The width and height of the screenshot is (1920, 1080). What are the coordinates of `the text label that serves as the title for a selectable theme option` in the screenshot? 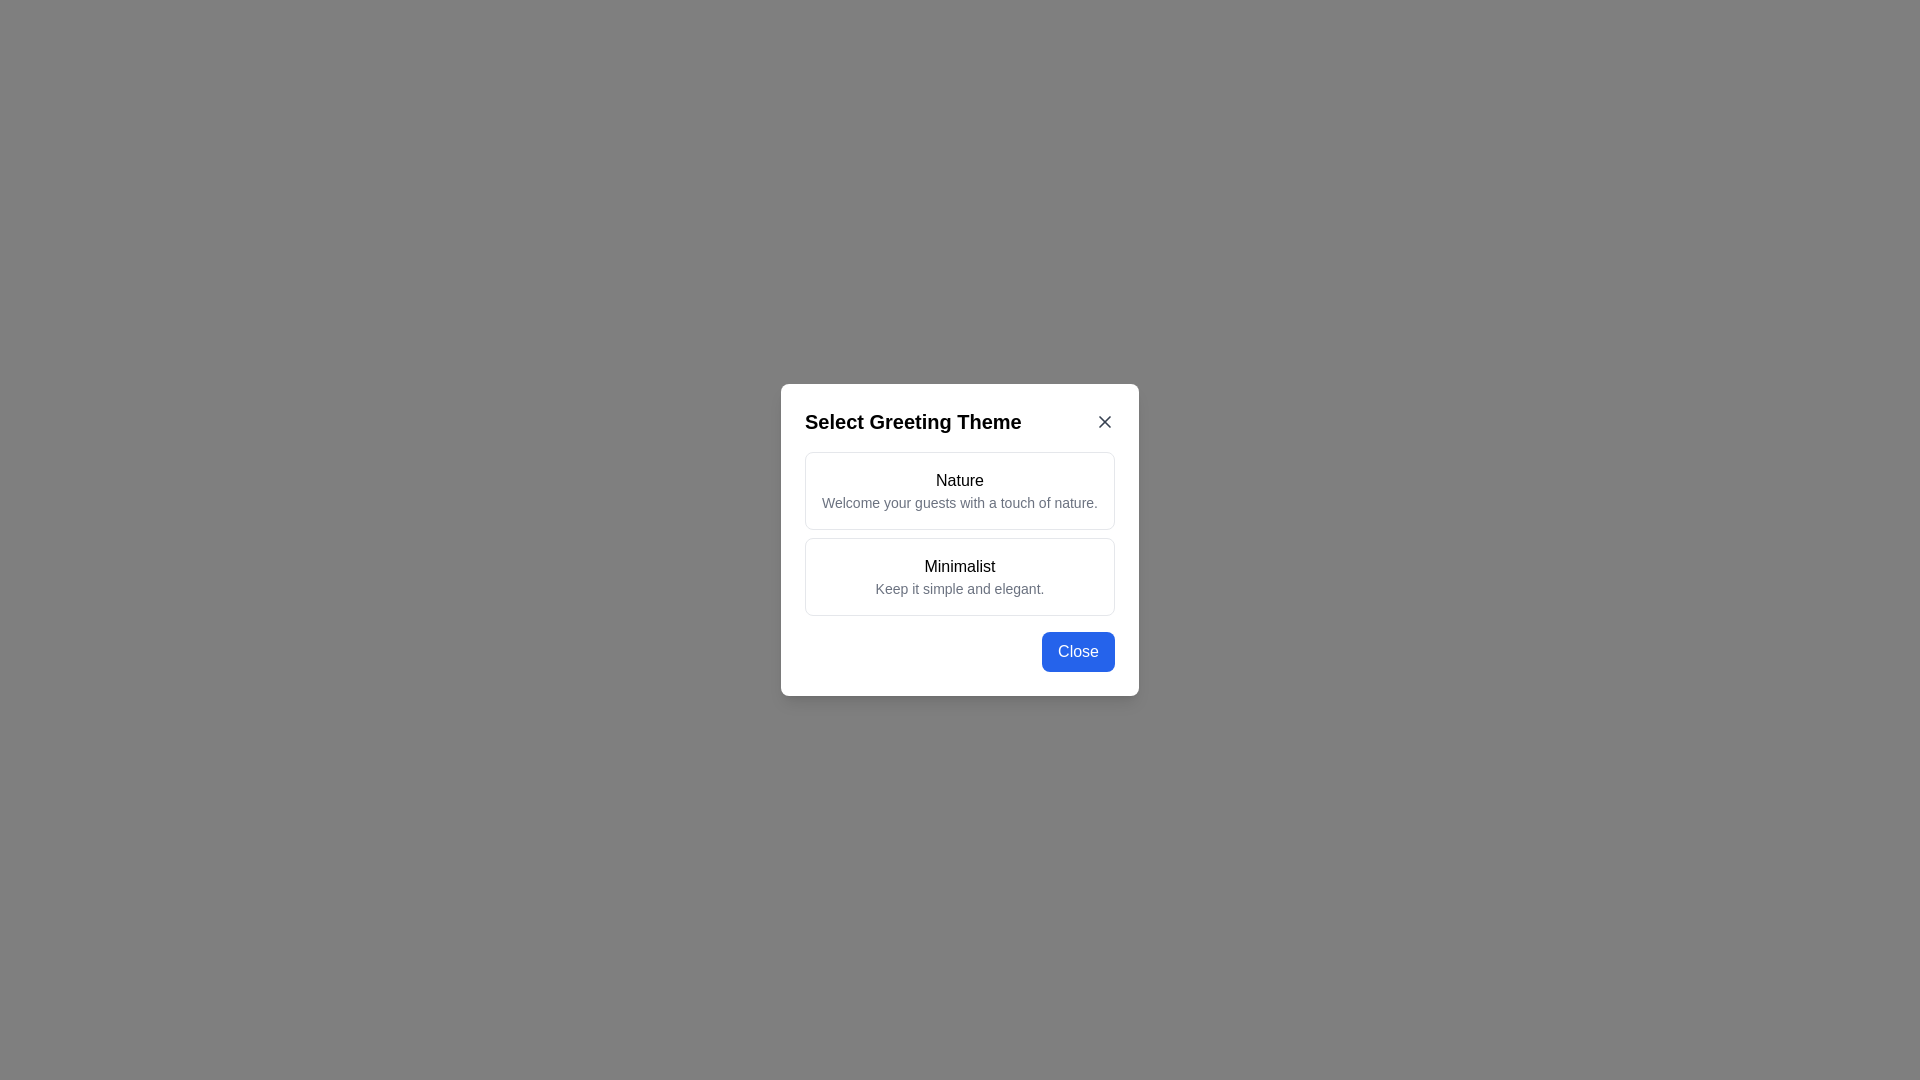 It's located at (960, 567).